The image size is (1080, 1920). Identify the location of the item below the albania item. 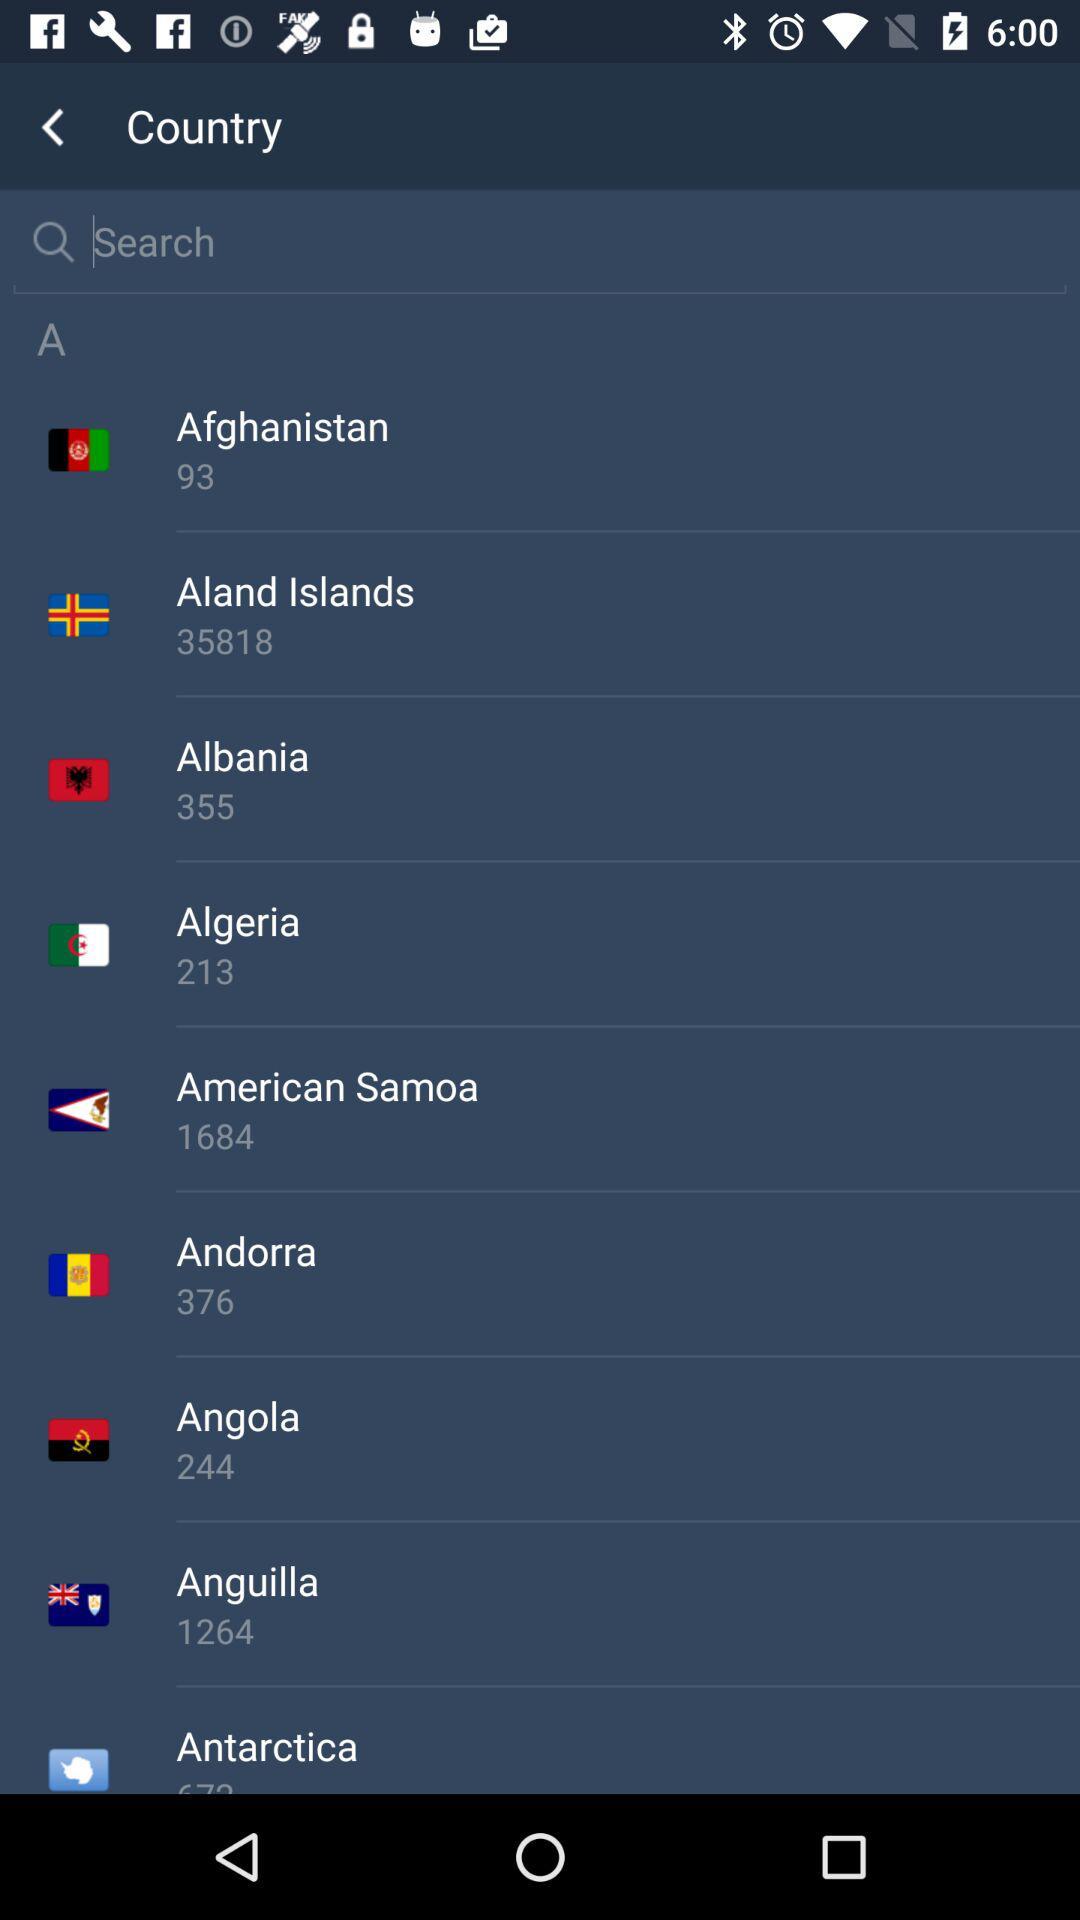
(627, 805).